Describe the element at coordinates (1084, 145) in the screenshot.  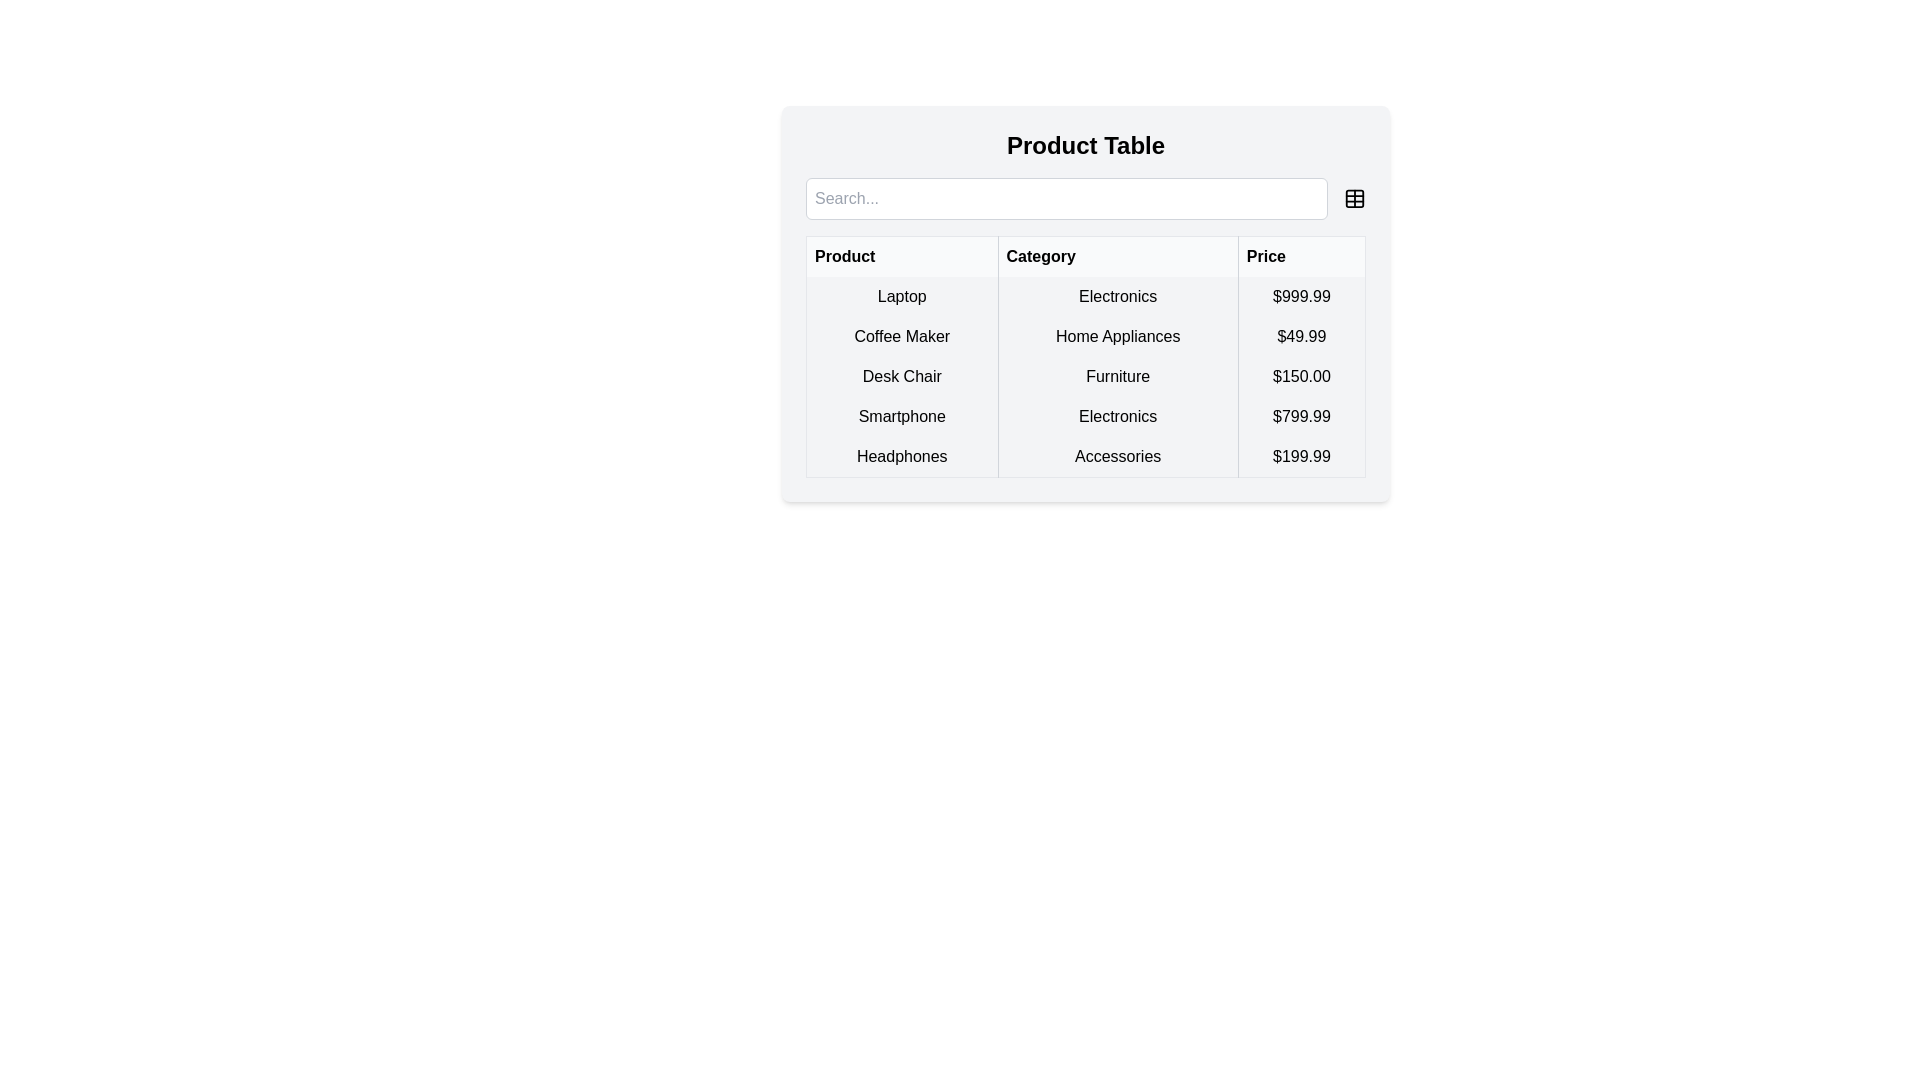
I see `the text label displaying 'Product Table', which is a bold, black, centered title above the search bar and product table` at that location.